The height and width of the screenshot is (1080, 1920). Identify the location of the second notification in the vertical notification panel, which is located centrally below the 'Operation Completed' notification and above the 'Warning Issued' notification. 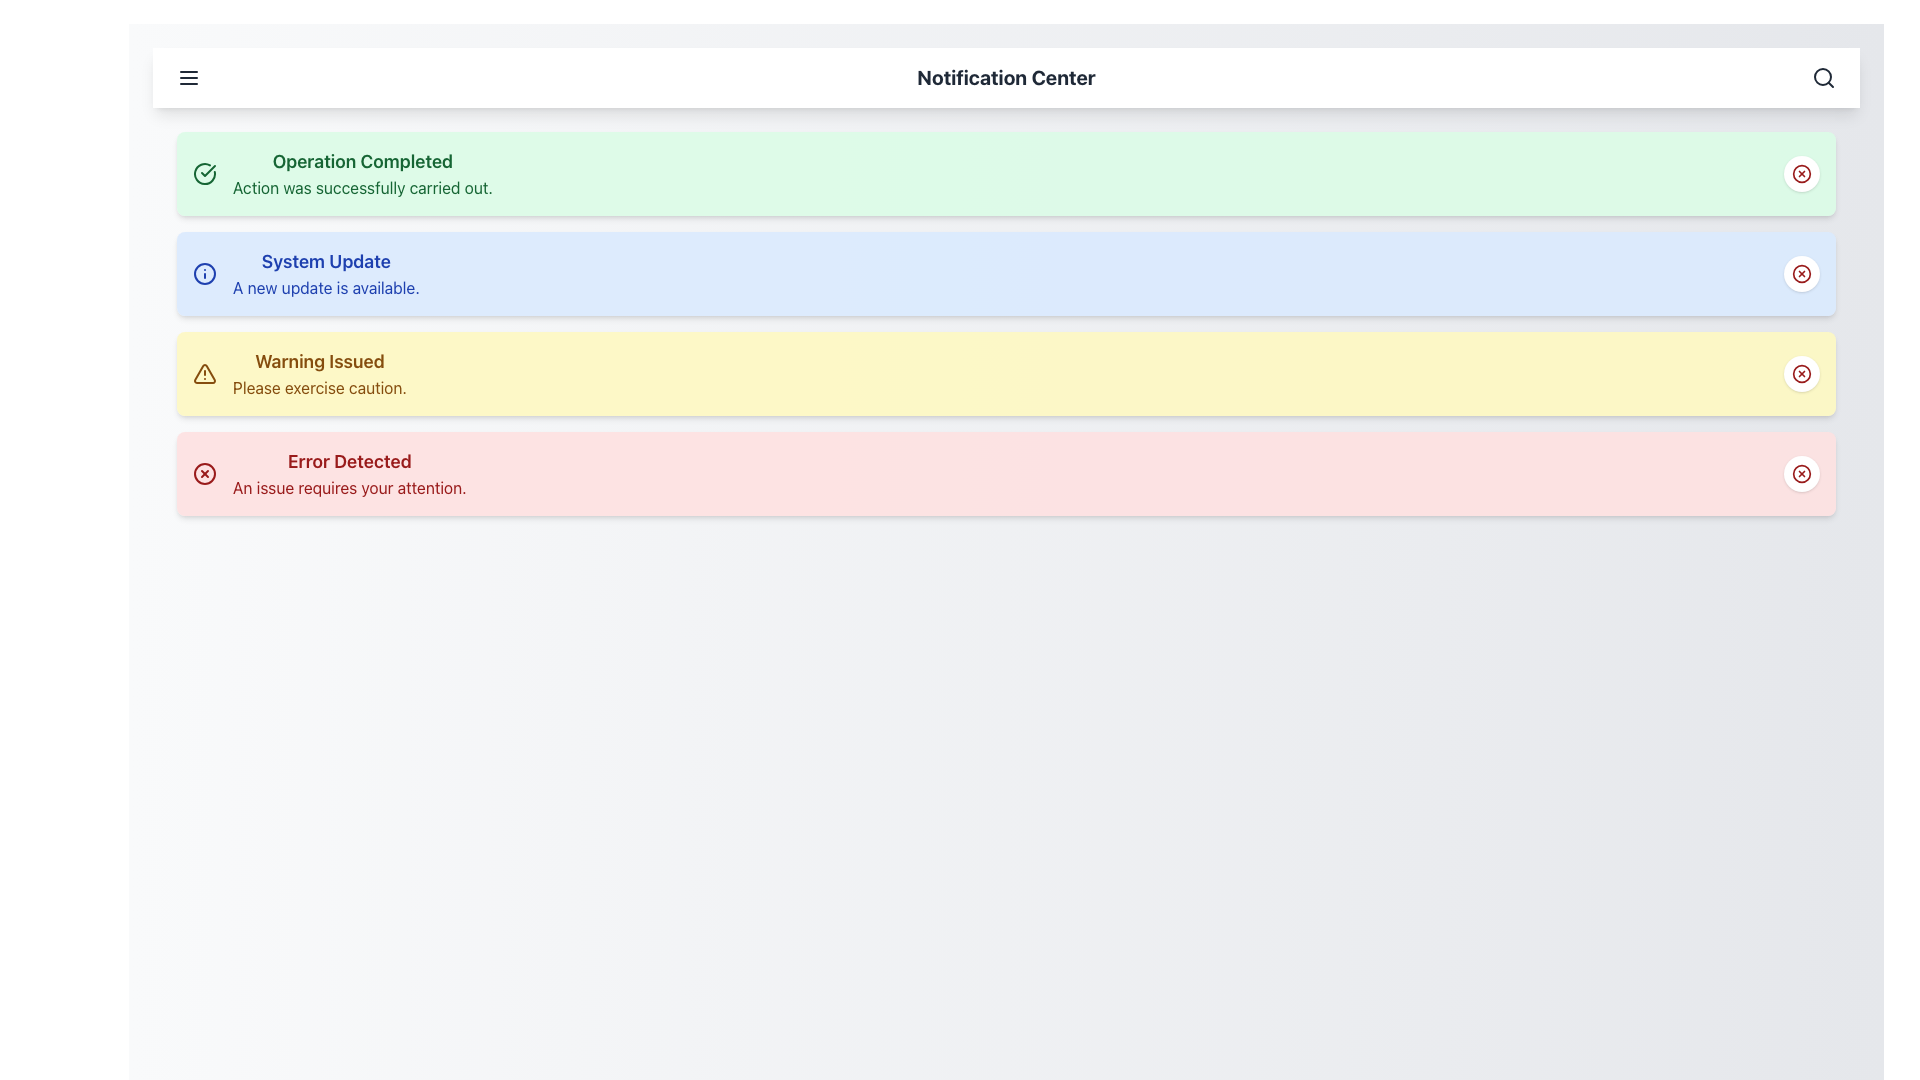
(1006, 273).